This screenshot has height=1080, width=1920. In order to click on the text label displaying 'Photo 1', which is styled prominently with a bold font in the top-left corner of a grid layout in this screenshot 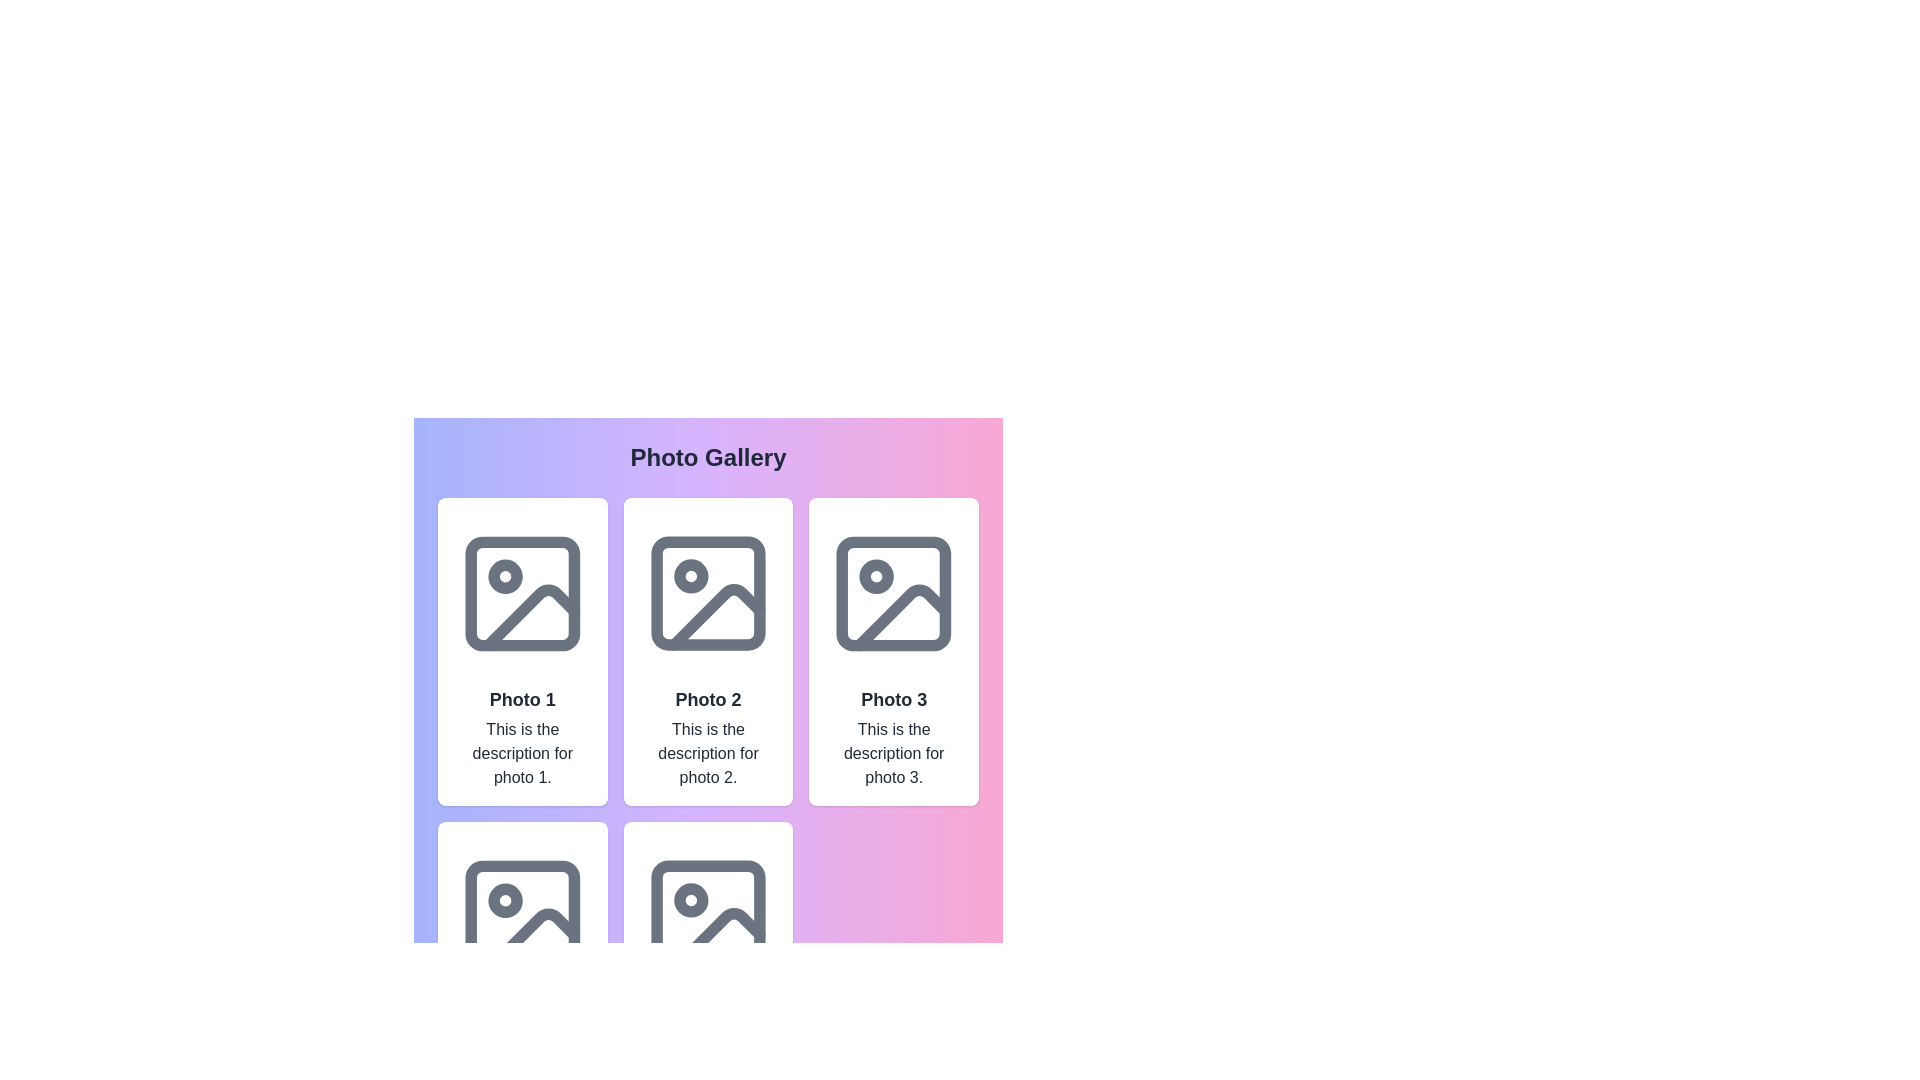, I will do `click(522, 698)`.